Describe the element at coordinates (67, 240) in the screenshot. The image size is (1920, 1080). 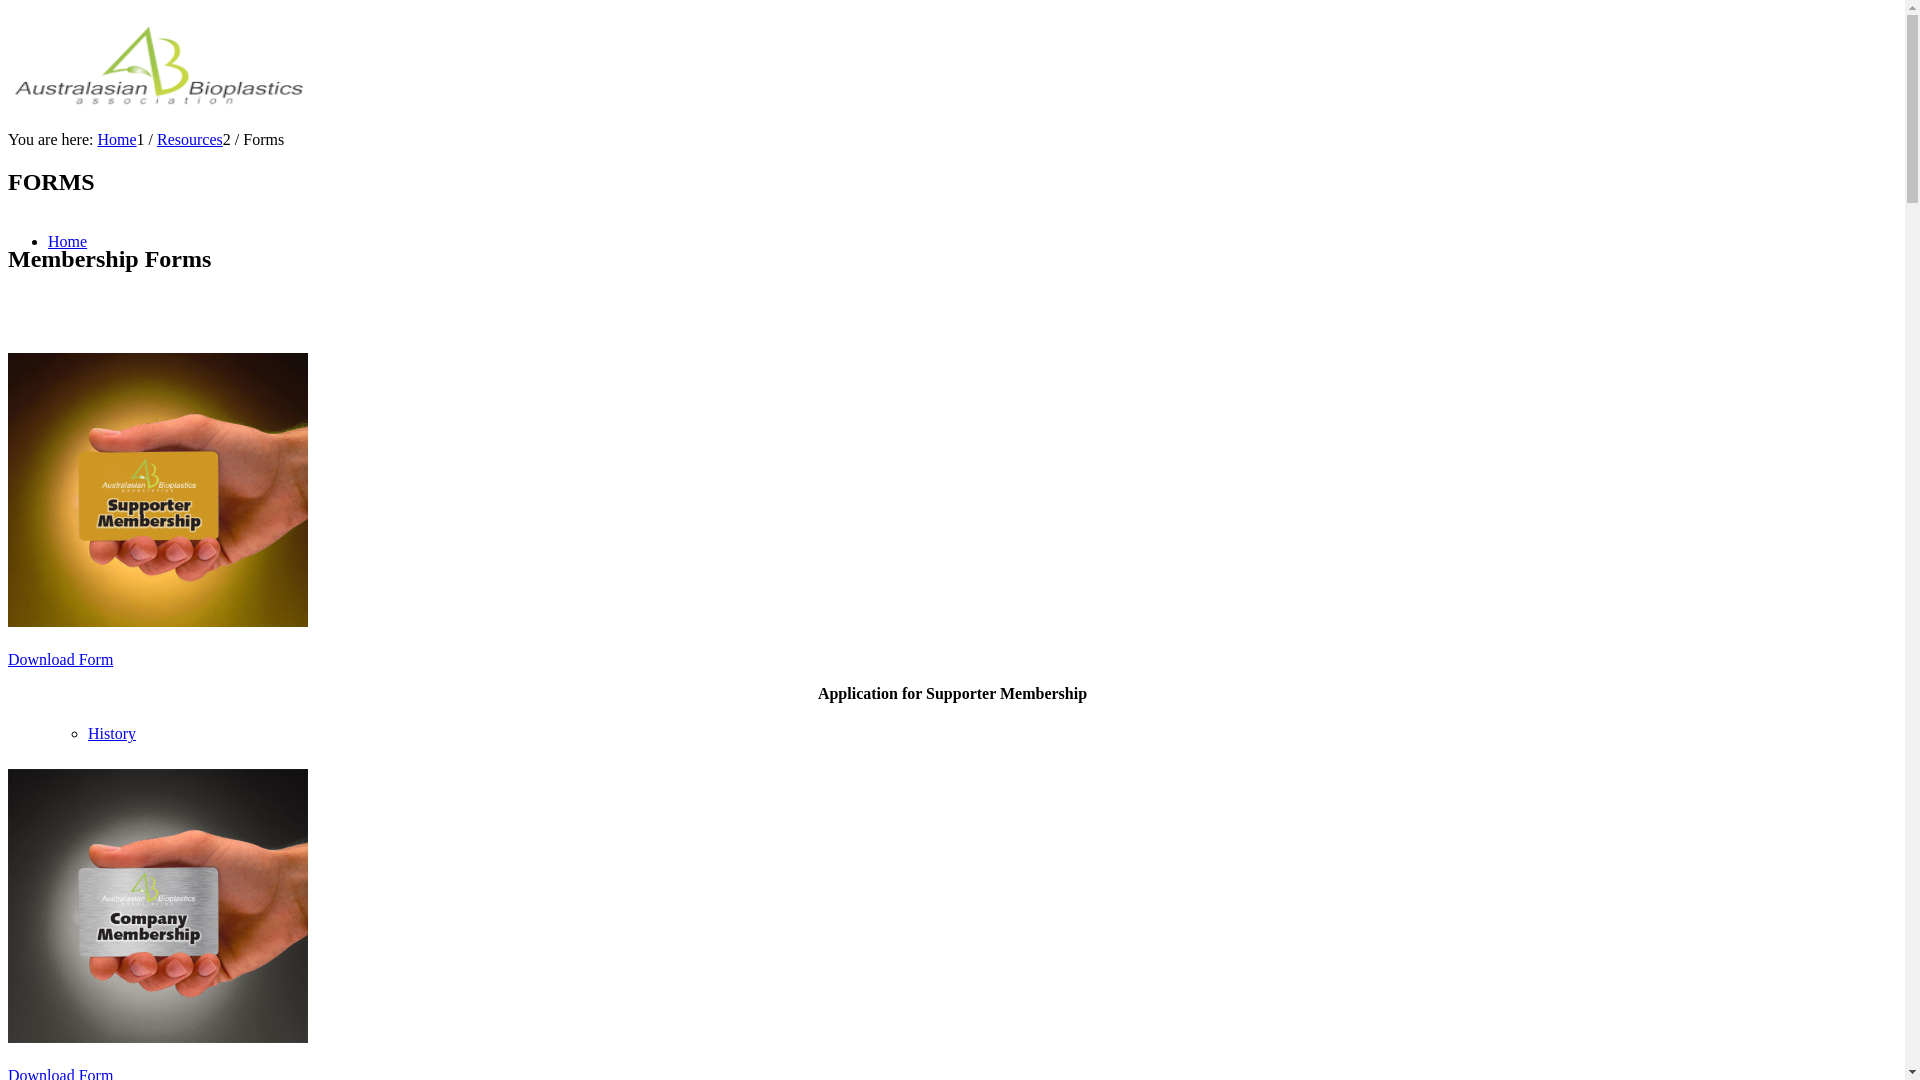
I see `'Home'` at that location.